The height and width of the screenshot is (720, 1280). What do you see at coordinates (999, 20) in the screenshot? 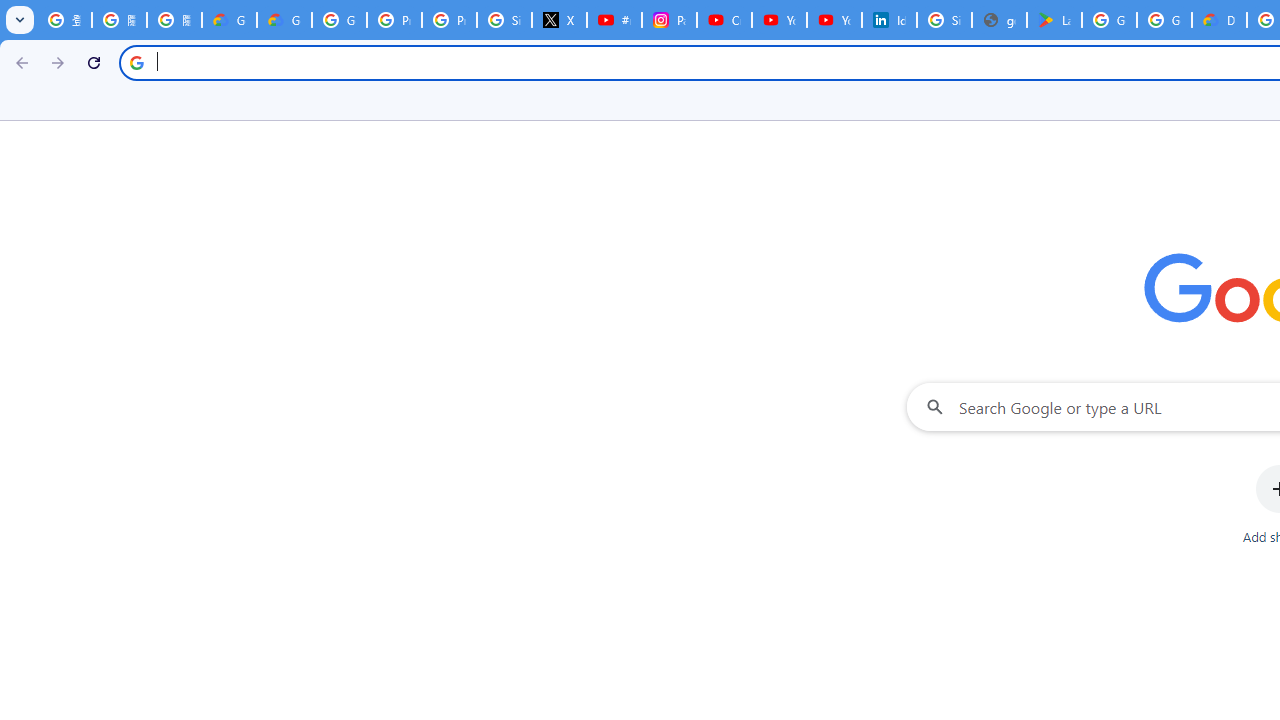
I see `'google_privacy_policy_en.pdf'` at bounding box center [999, 20].